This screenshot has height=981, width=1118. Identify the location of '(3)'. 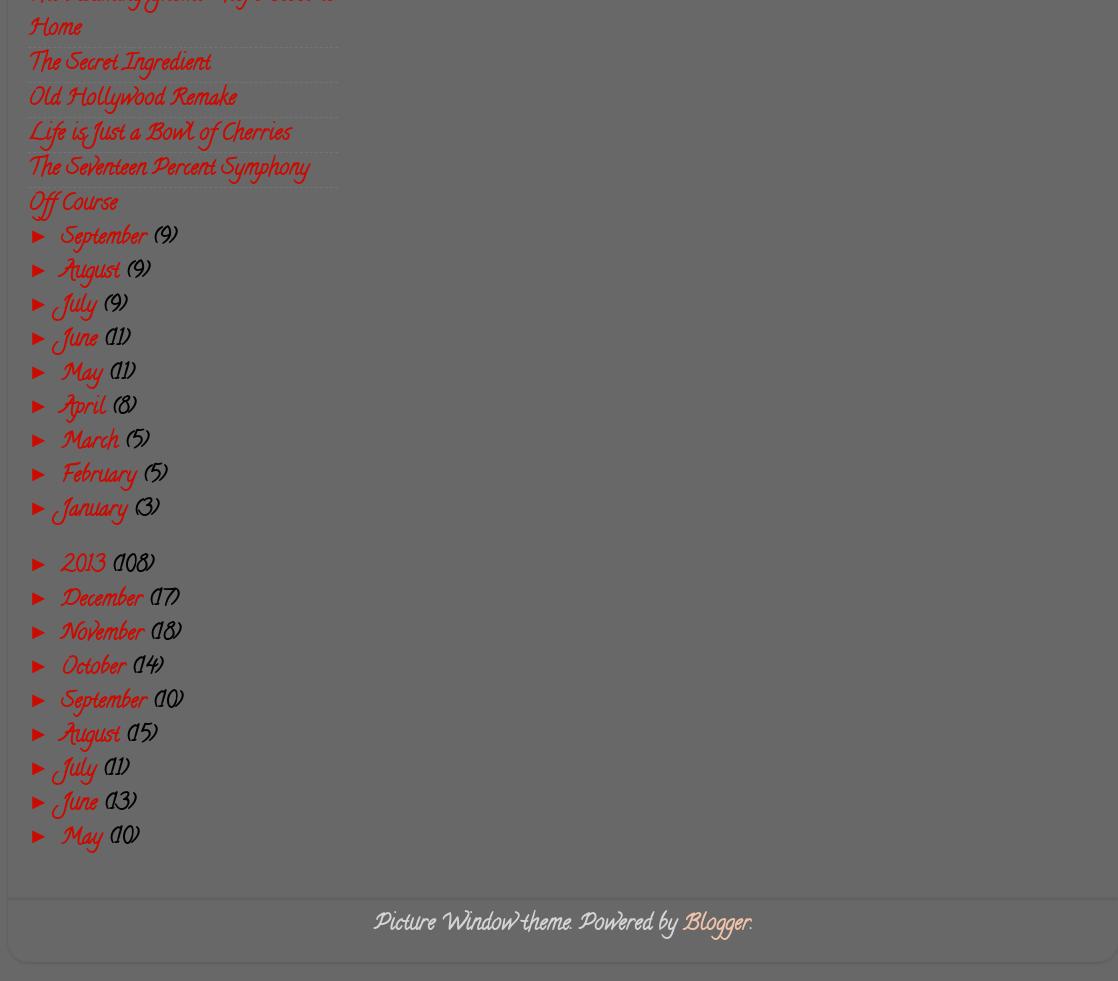
(145, 511).